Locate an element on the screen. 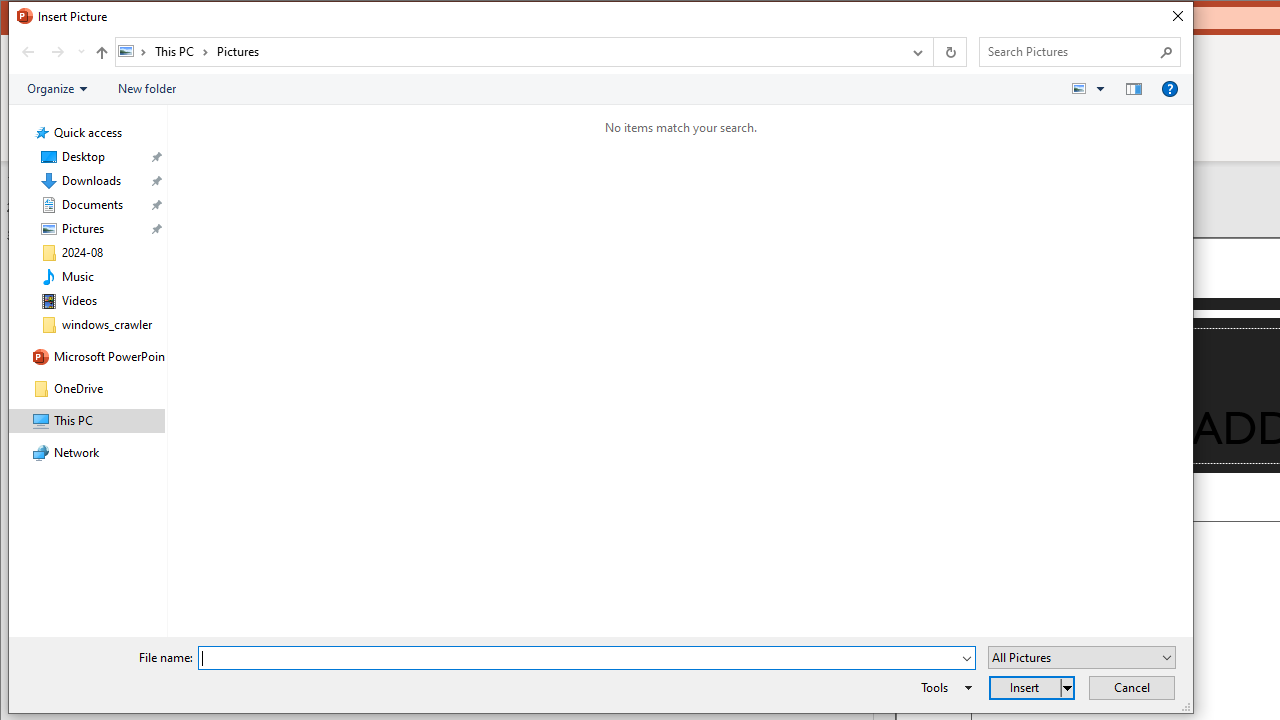 Image resolution: width=1280 pixels, height=720 pixels. 'Refresh "Pictures" (F5)' is located at coordinates (948, 50).